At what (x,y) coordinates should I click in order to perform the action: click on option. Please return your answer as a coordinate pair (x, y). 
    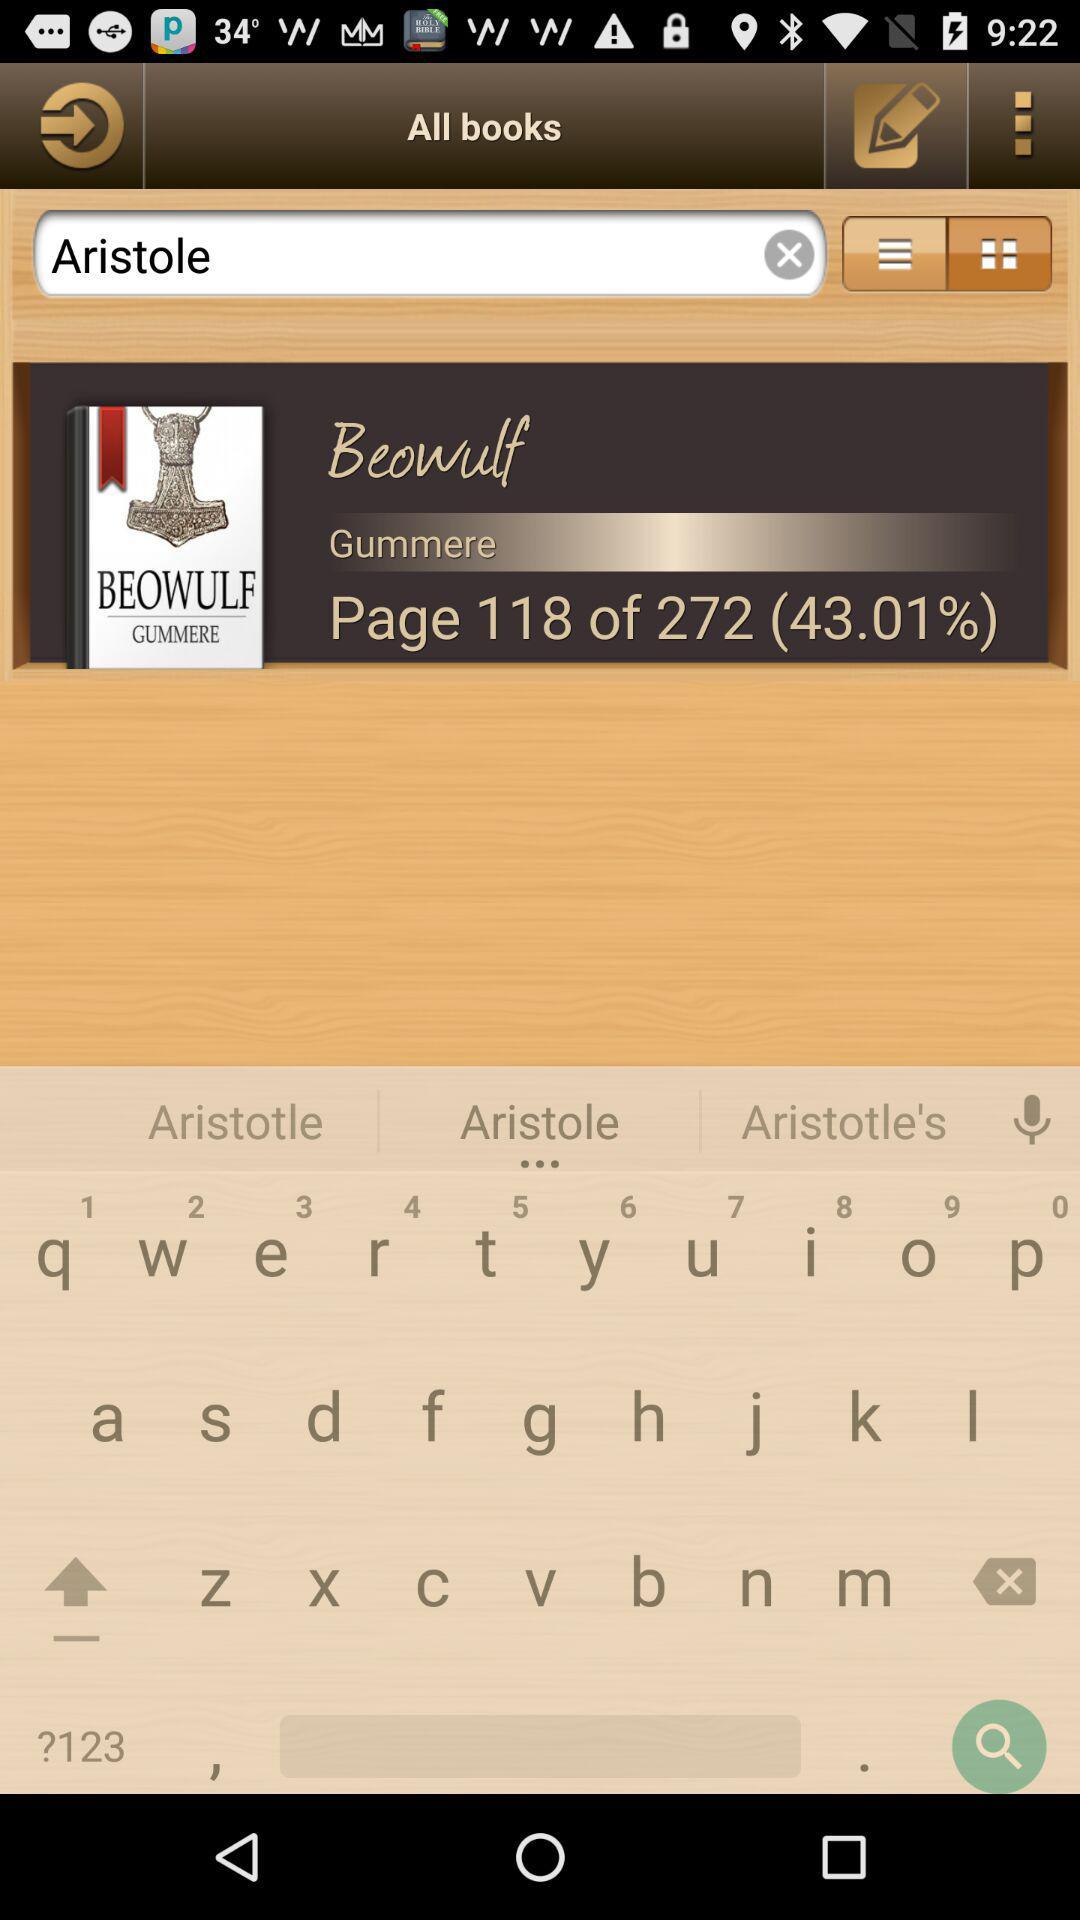
    Looking at the image, I should click on (788, 253).